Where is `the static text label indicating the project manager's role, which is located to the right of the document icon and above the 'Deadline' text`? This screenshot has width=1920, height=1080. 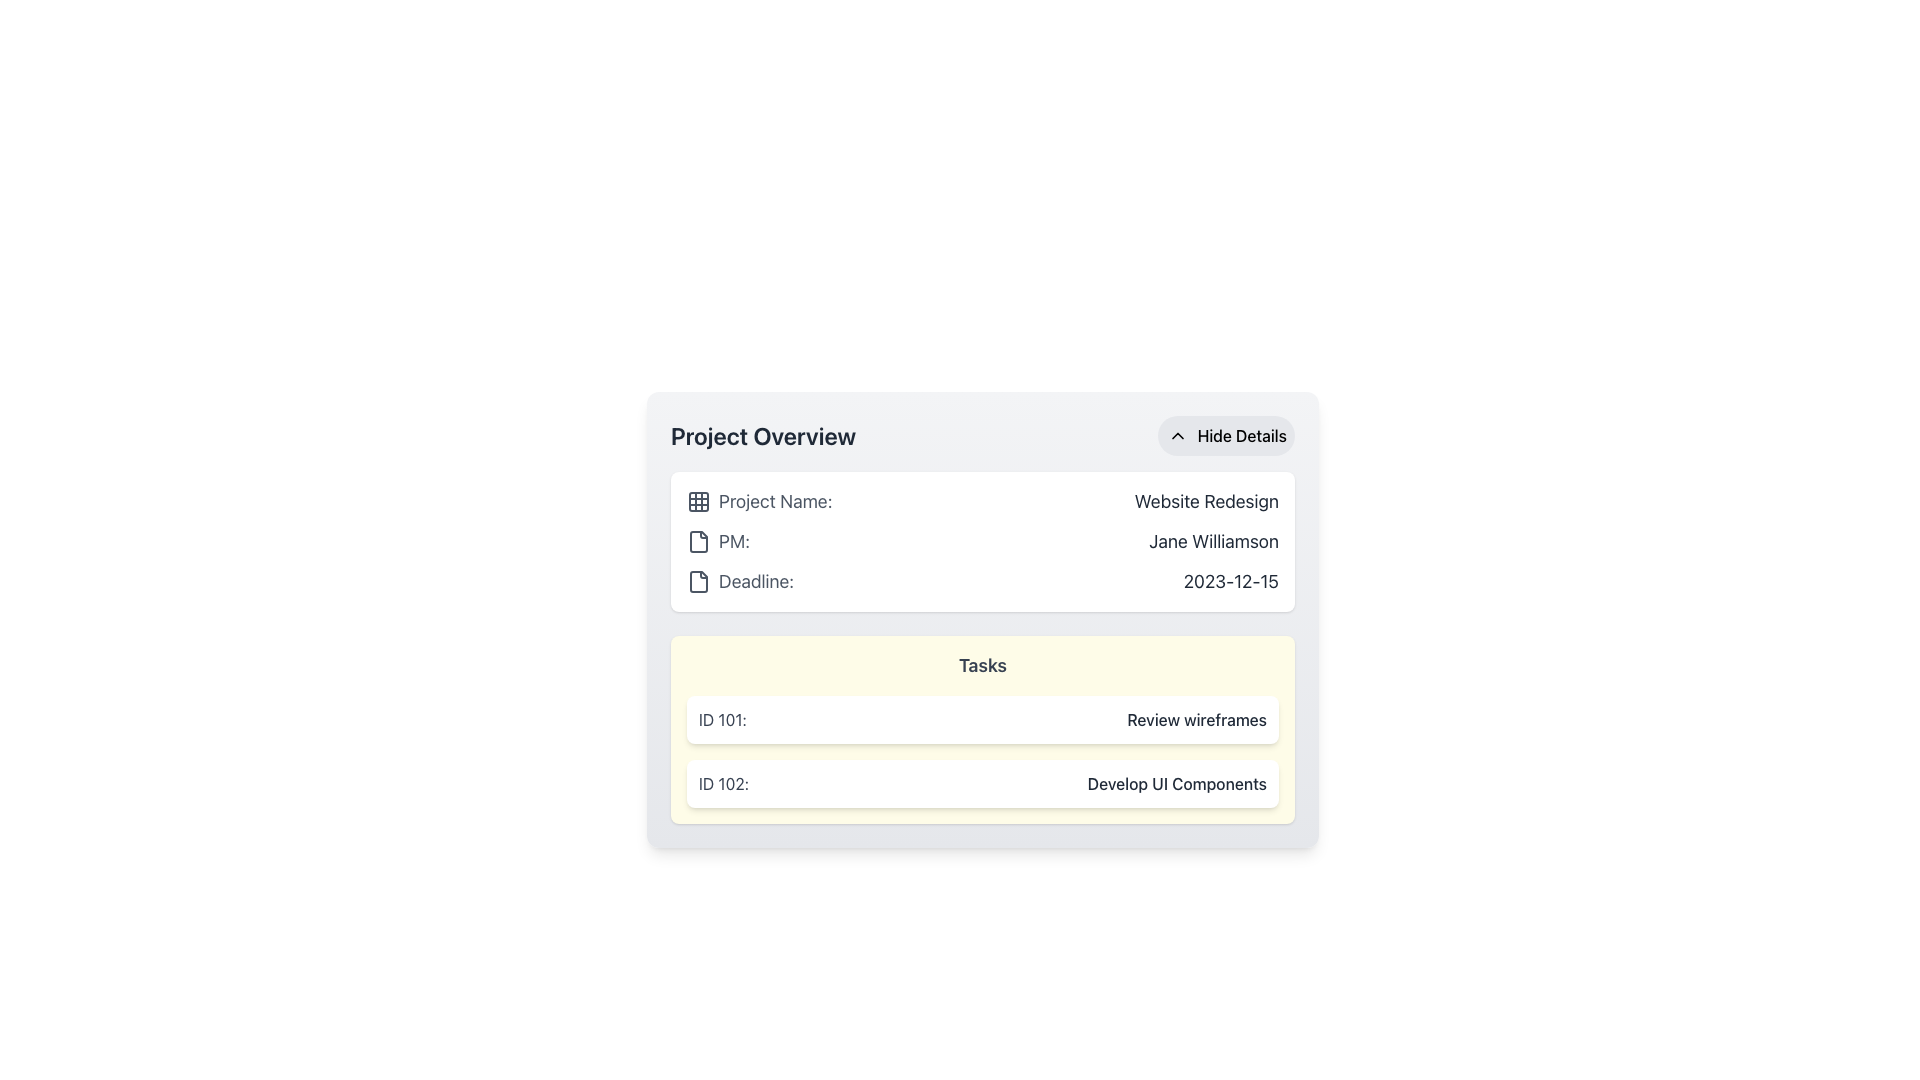 the static text label indicating the project manager's role, which is located to the right of the document icon and above the 'Deadline' text is located at coordinates (733, 542).